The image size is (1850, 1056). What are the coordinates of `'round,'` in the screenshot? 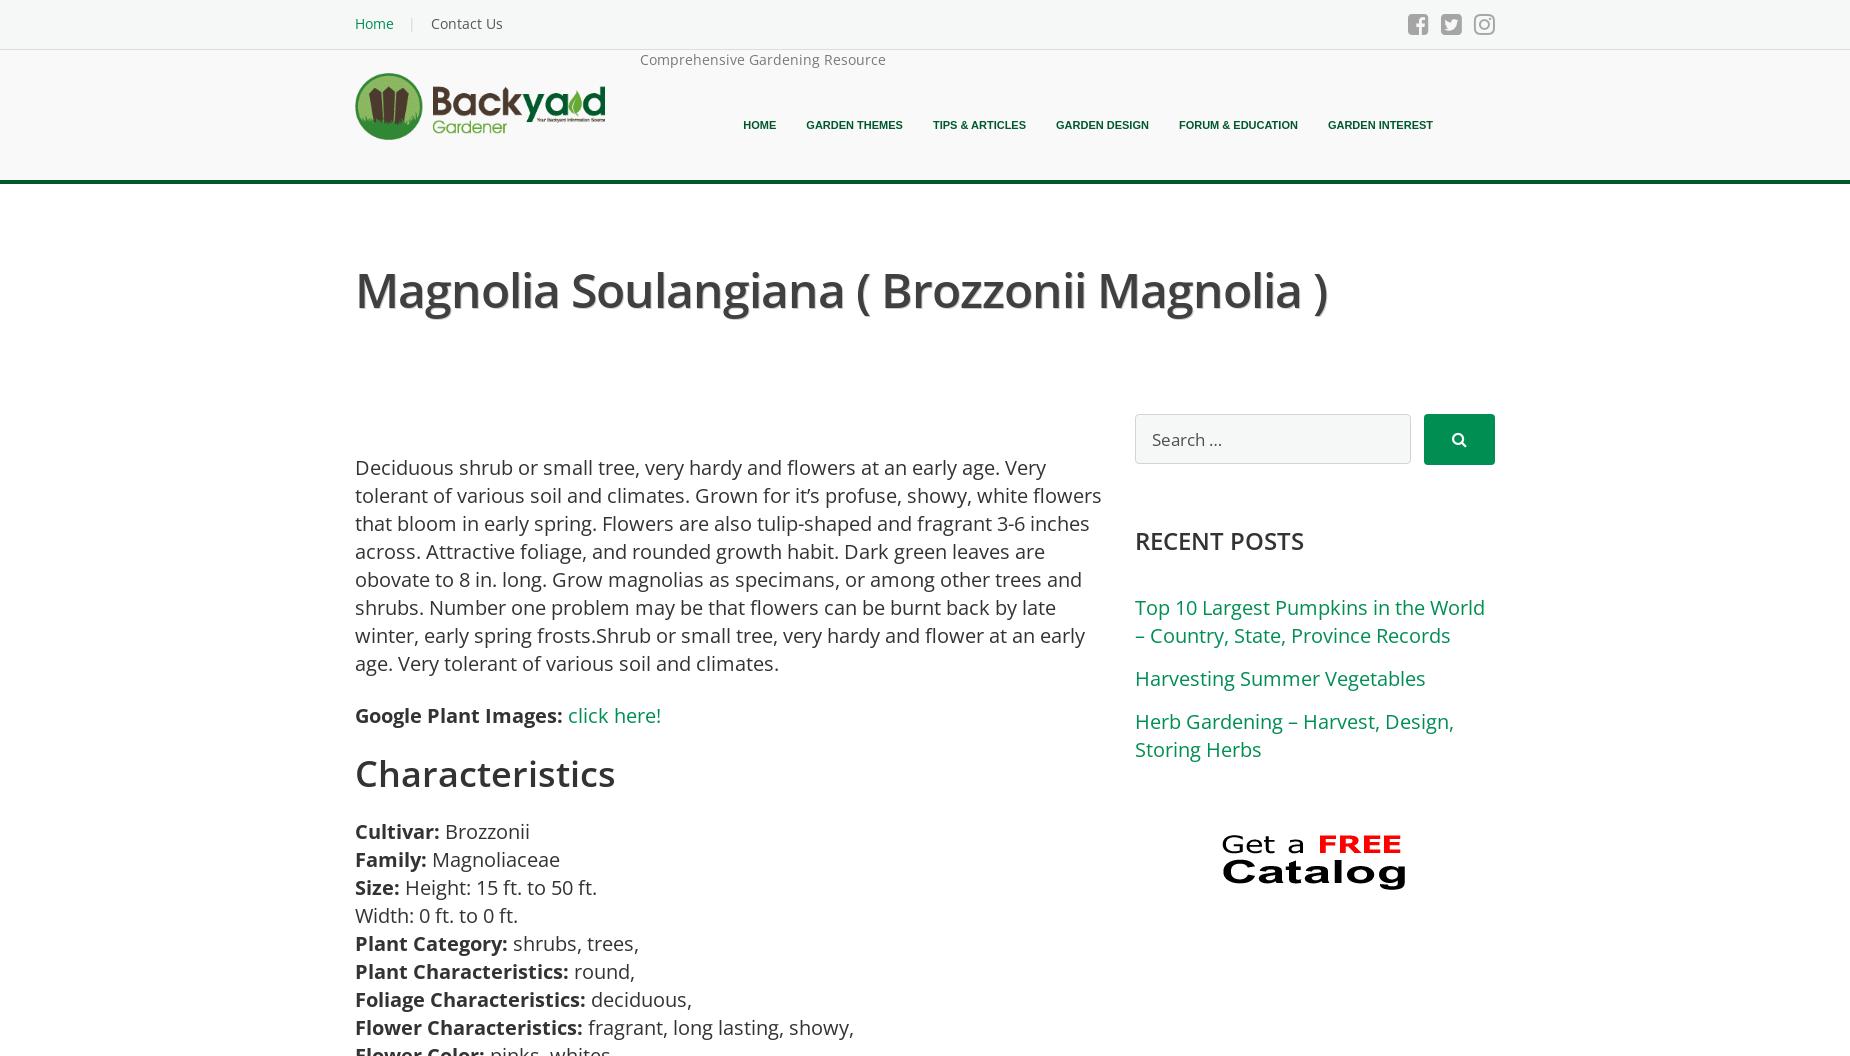 It's located at (606, 970).